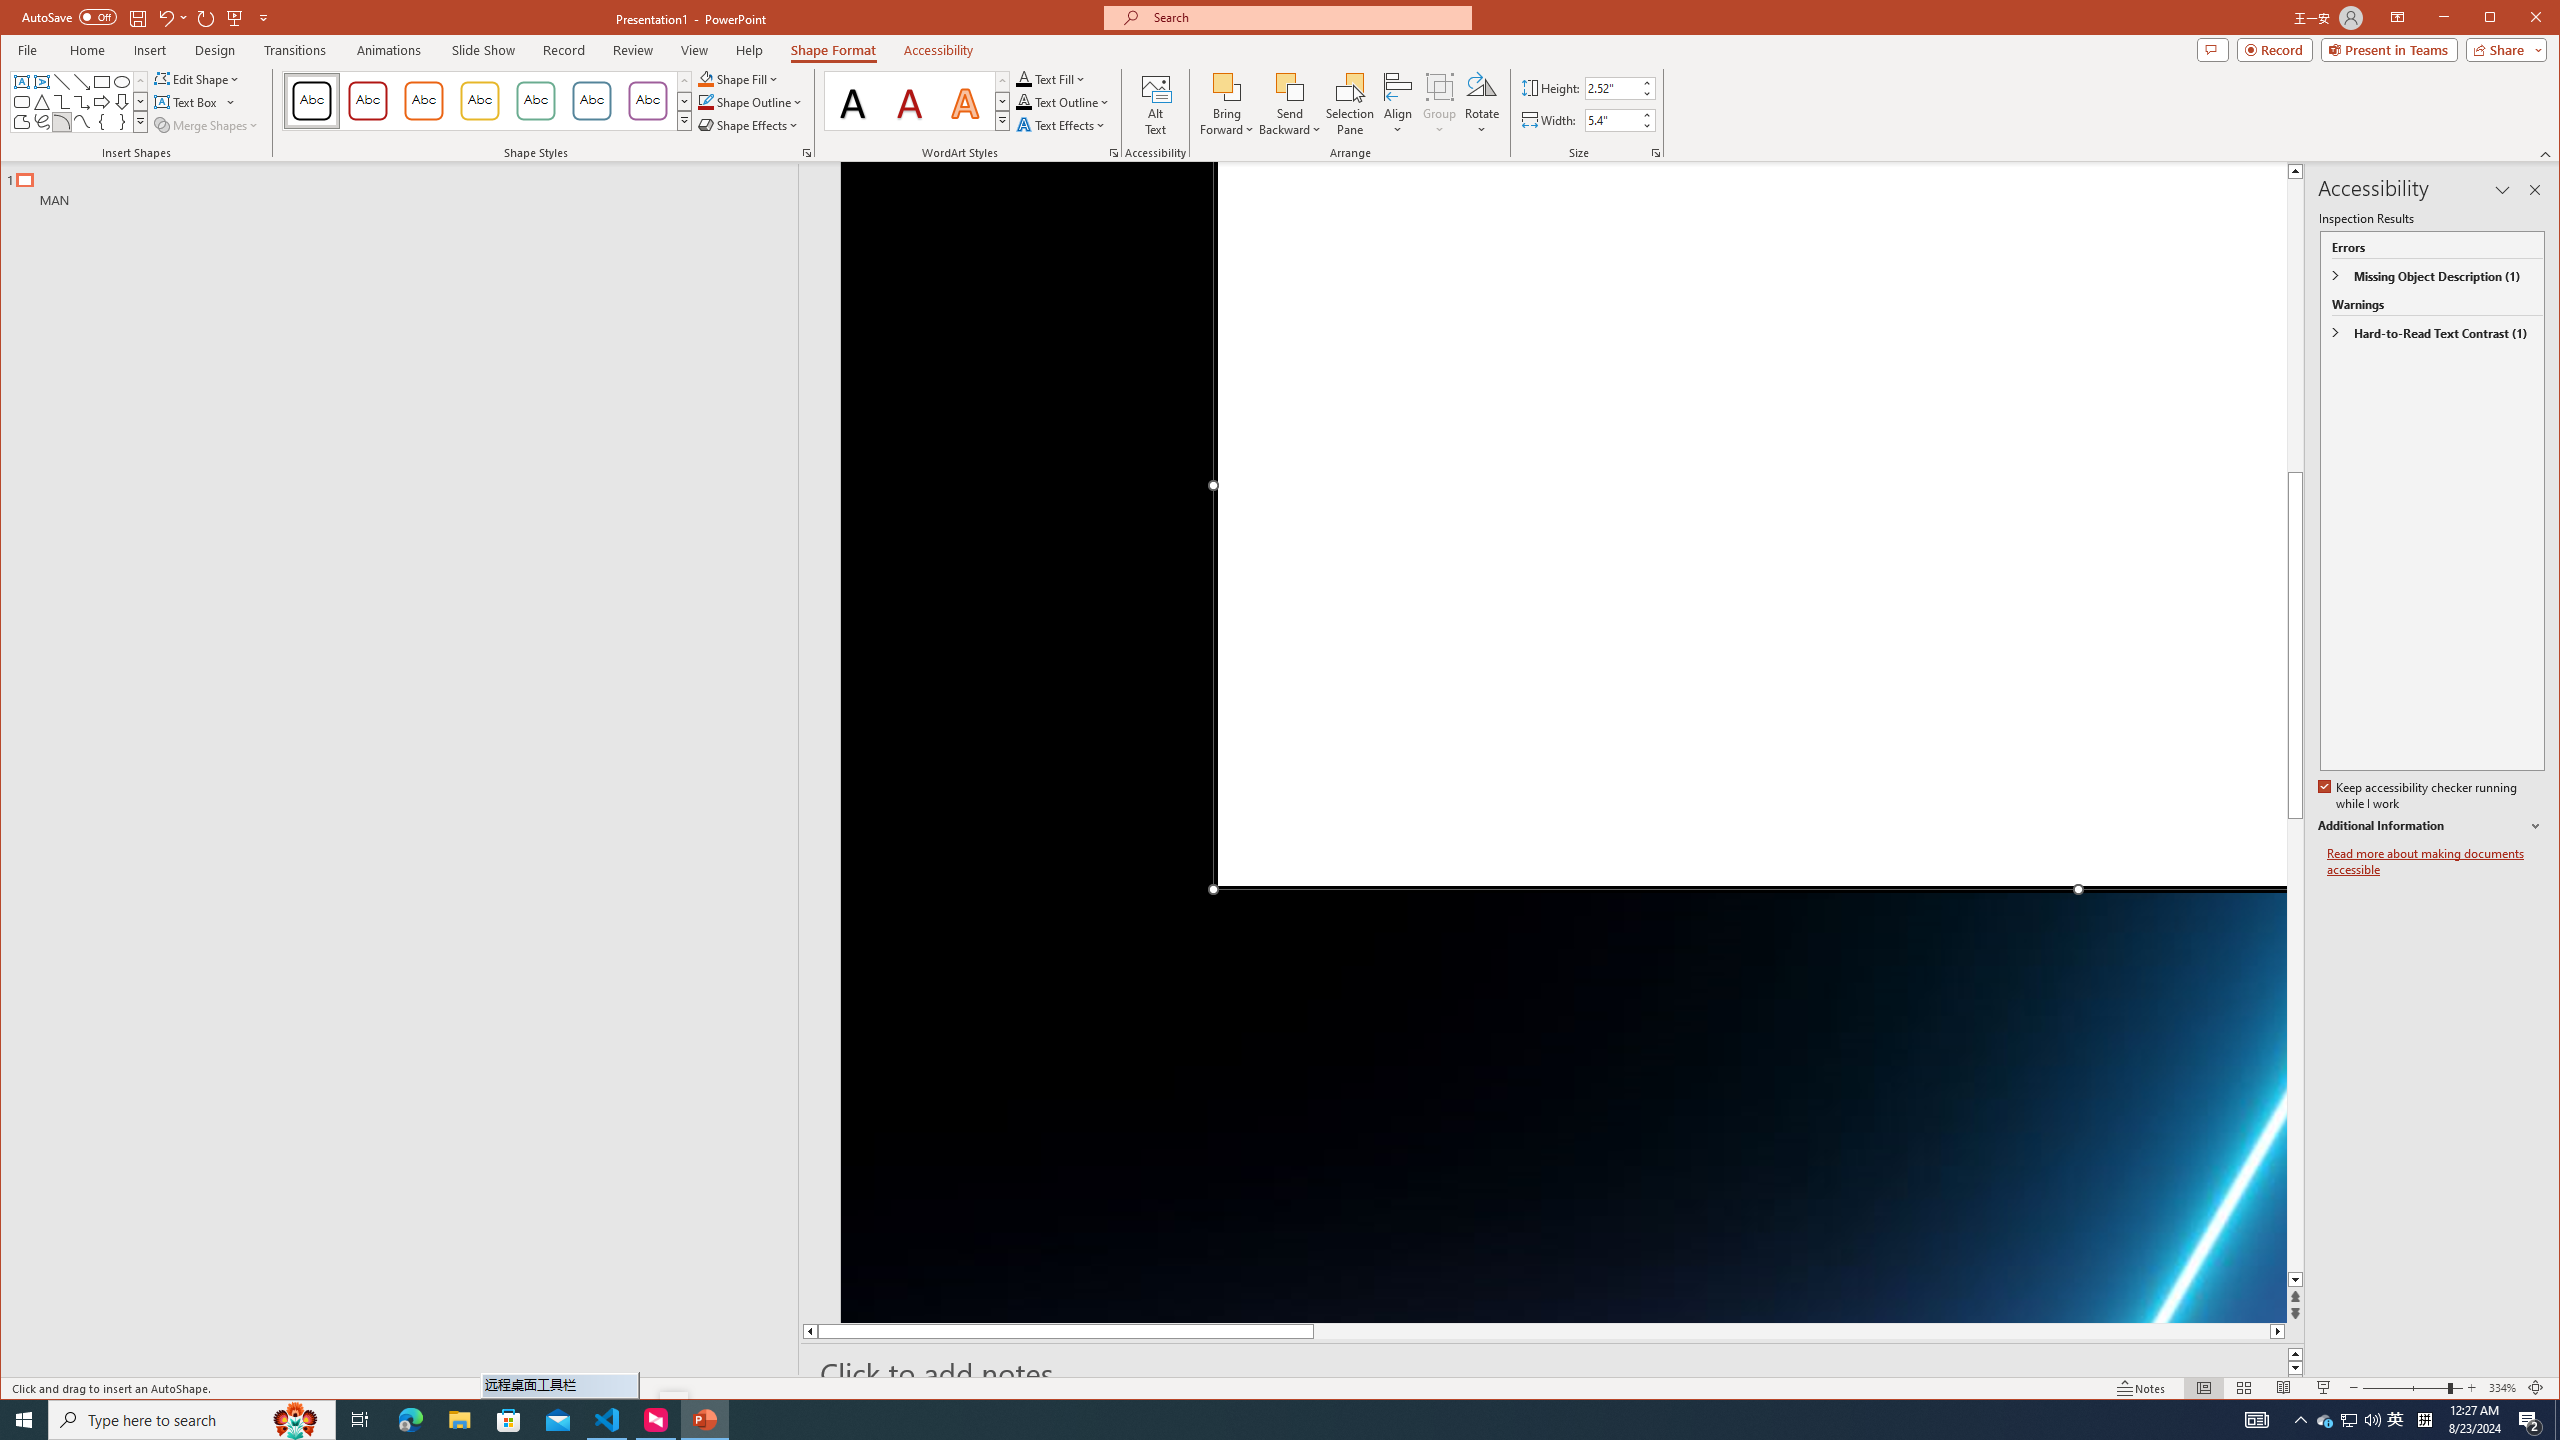 The width and height of the screenshot is (2560, 1440). What do you see at coordinates (750, 49) in the screenshot?
I see `'Help'` at bounding box center [750, 49].